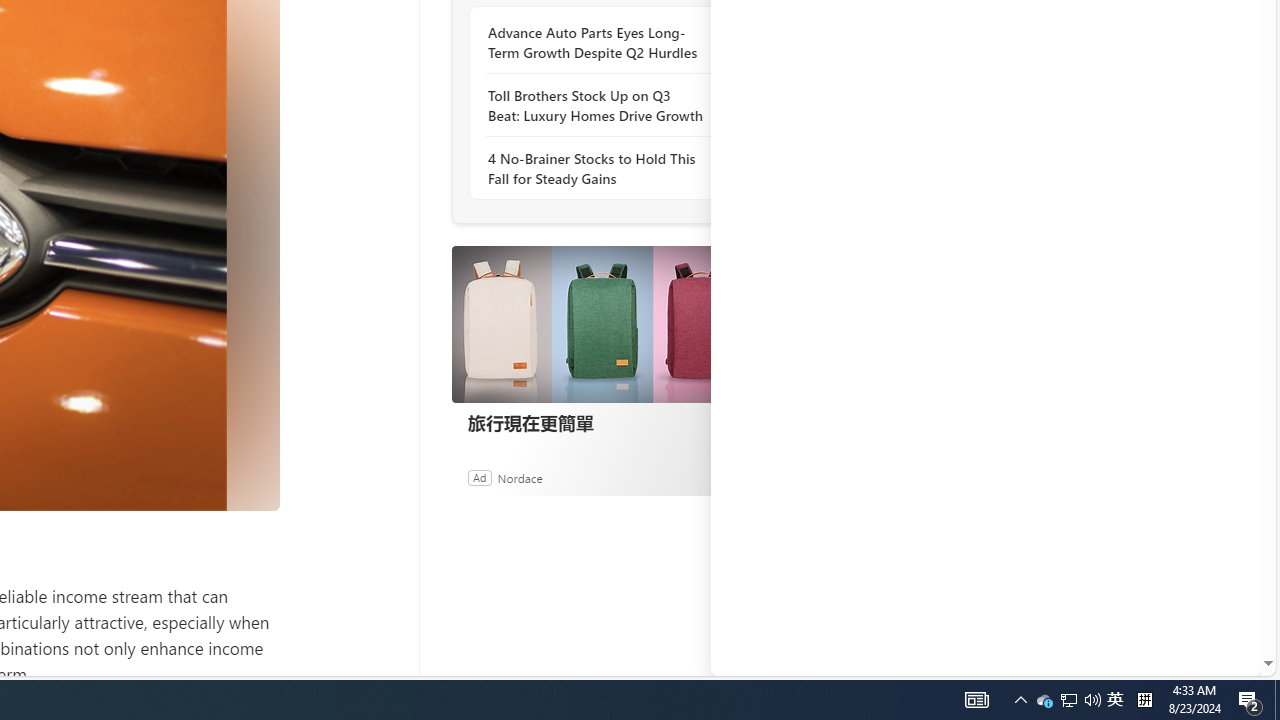  I want to click on 'Toll Brothers Stock Up on Q3 Beat: Luxury Homes Drive Growth', so click(595, 105).